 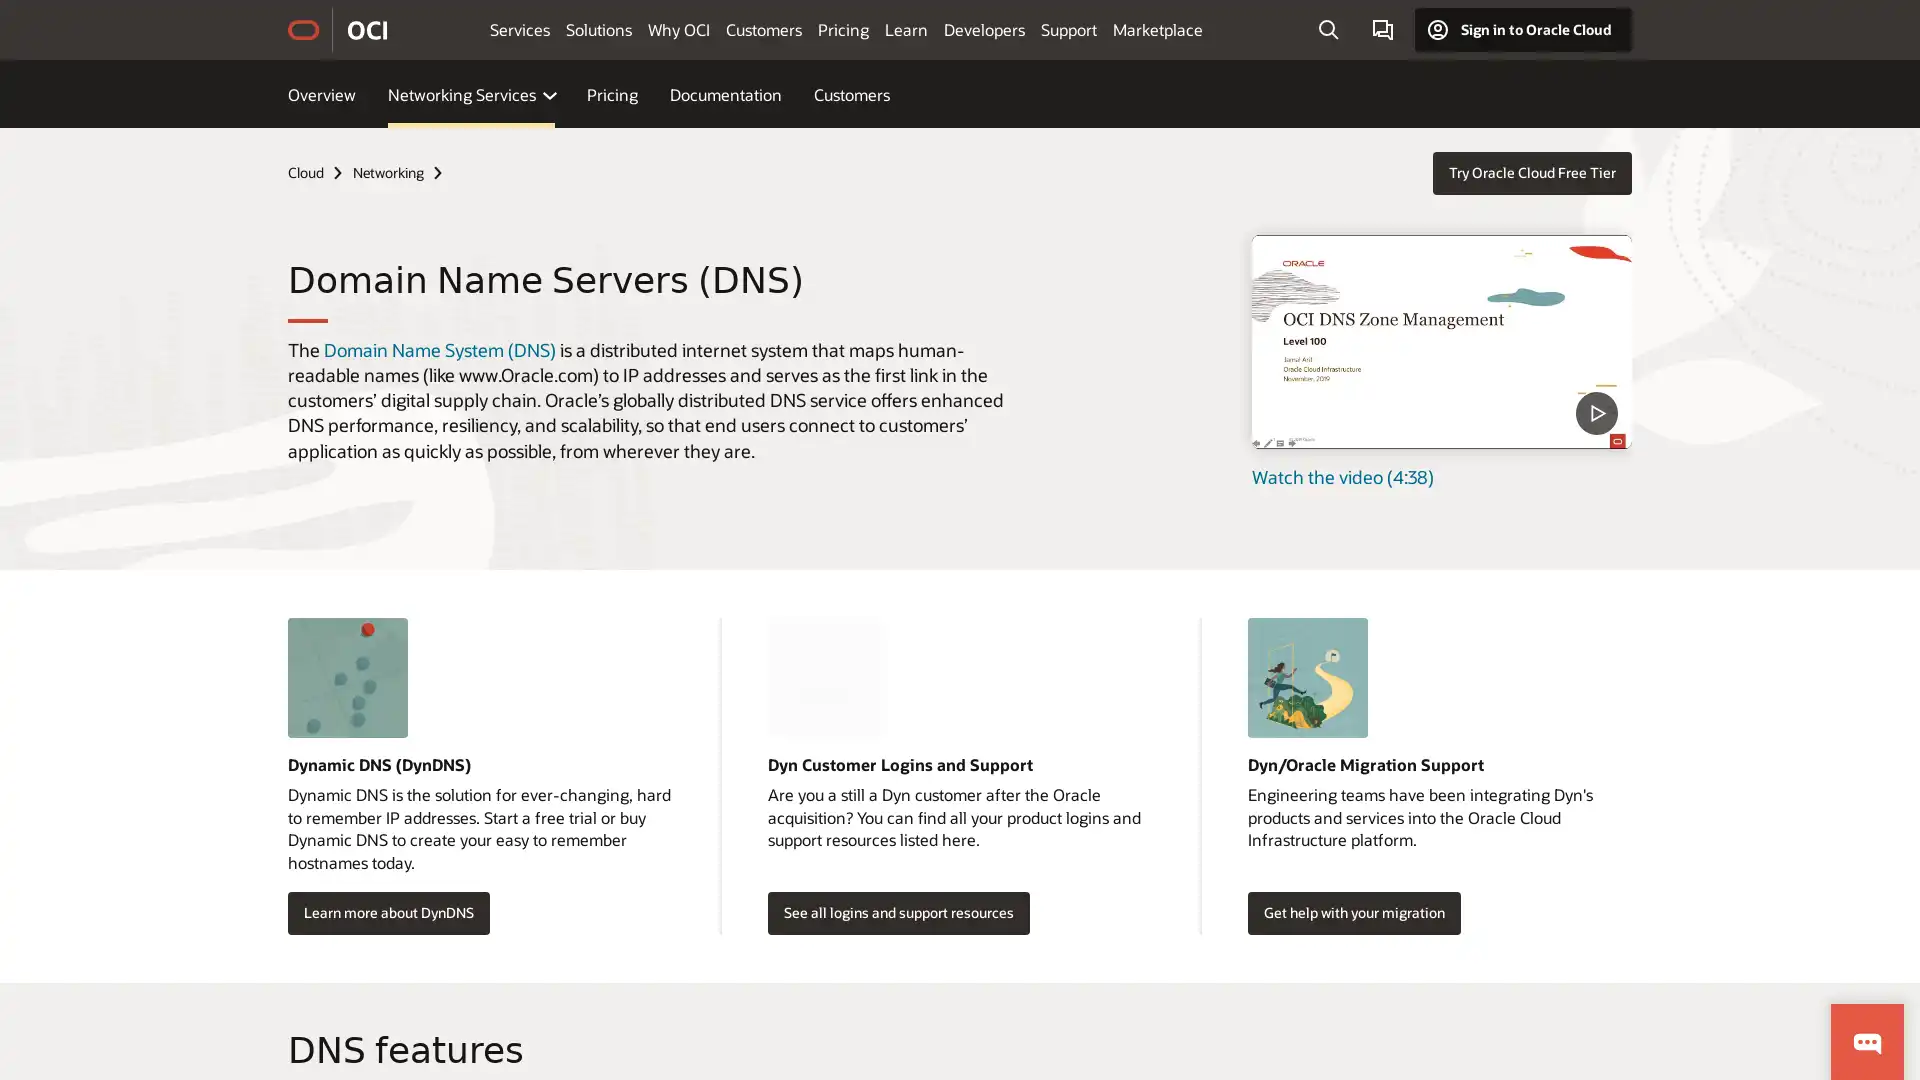 What do you see at coordinates (598, 29) in the screenshot?
I see `Solutions` at bounding box center [598, 29].